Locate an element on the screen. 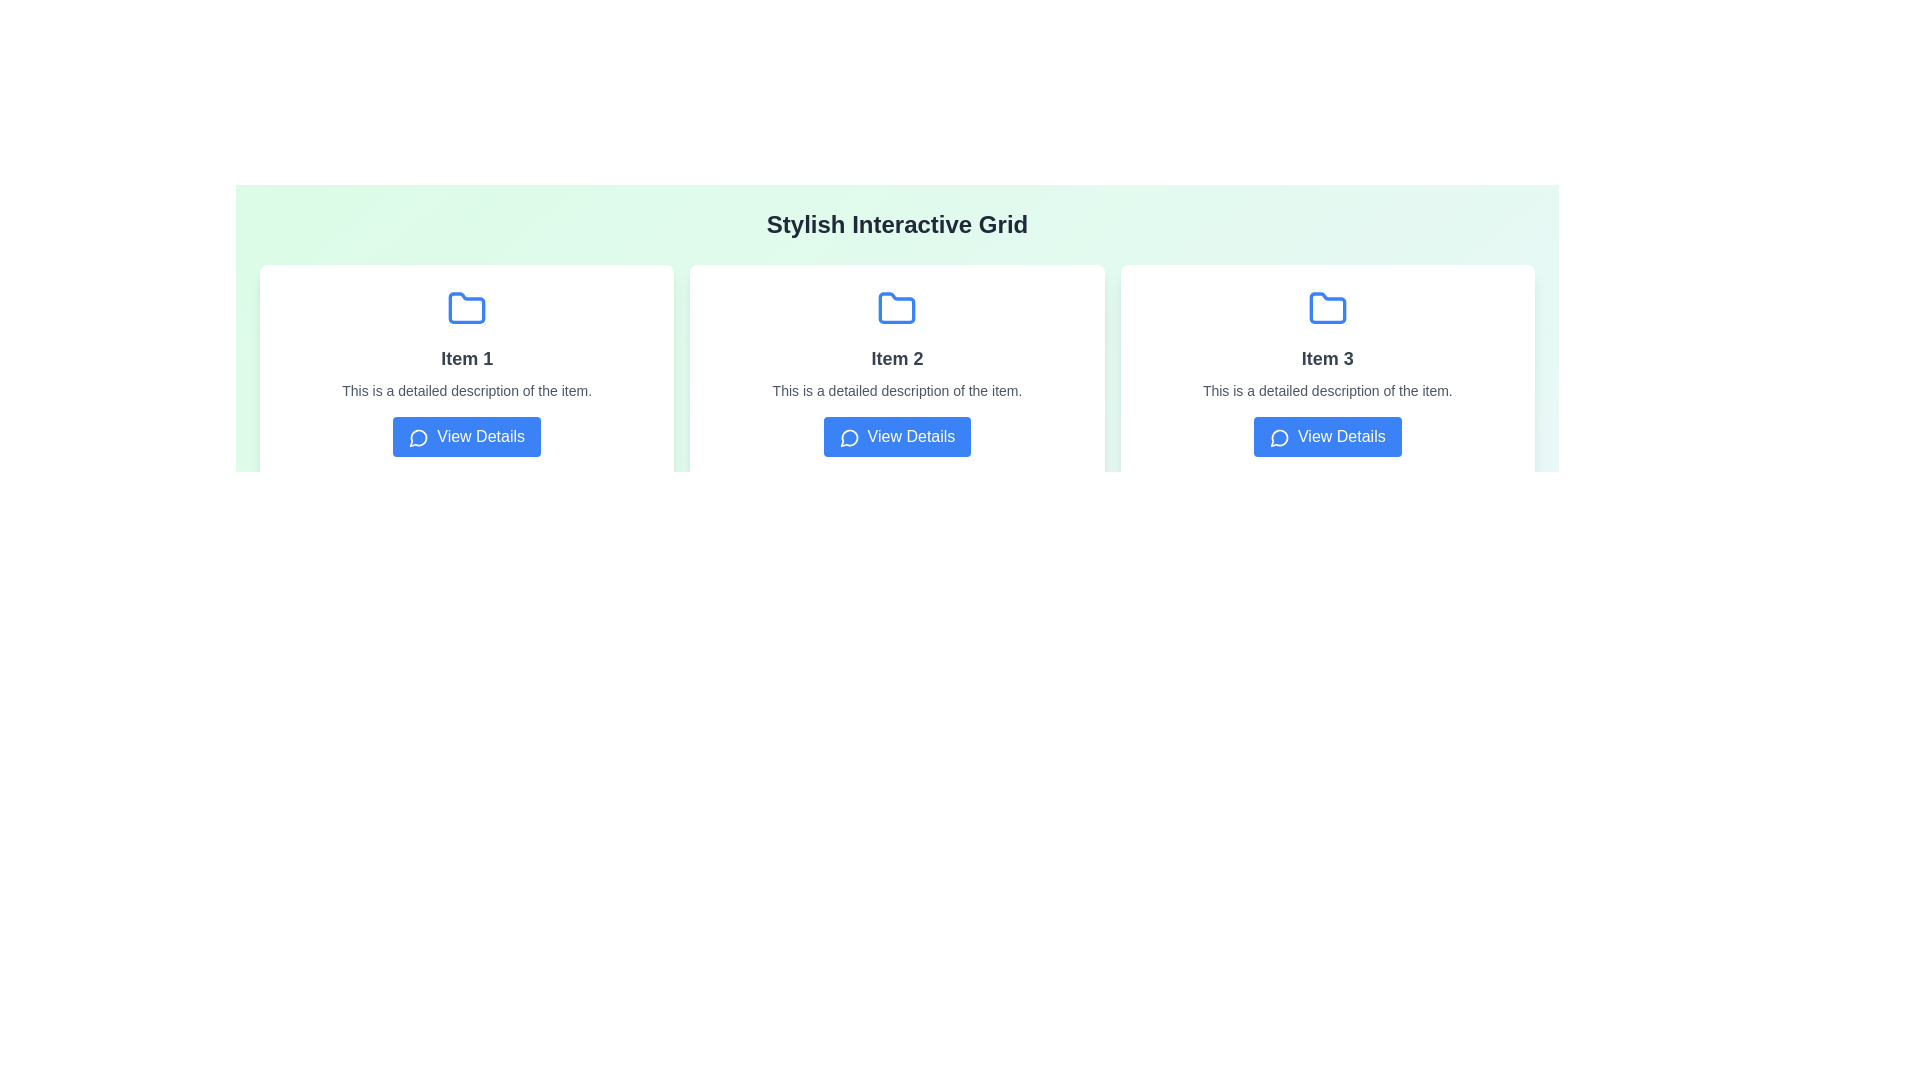  the blue speech bubble icon within the 'View Details' button located below the 'Item 1' section is located at coordinates (418, 436).